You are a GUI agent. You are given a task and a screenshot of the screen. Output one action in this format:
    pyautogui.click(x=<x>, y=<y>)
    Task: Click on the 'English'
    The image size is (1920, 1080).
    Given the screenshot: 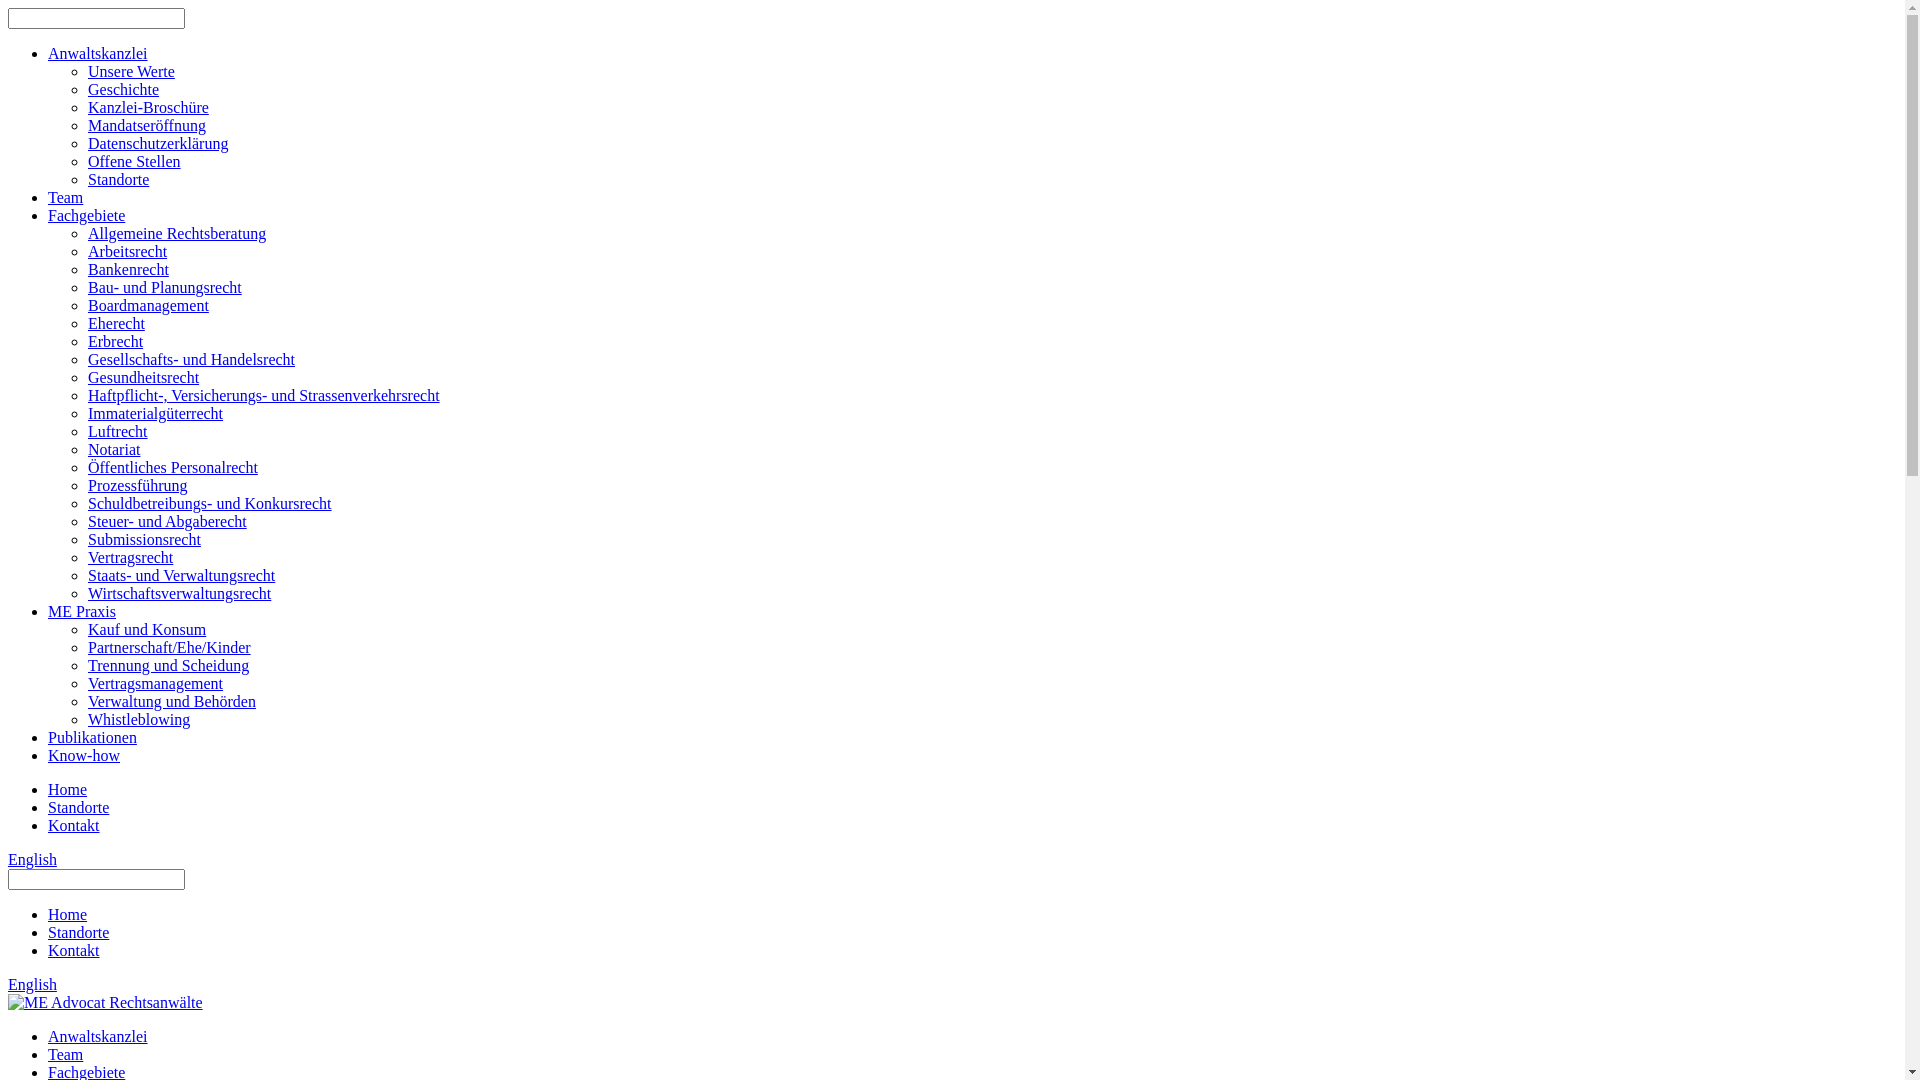 What is the action you would take?
    pyautogui.click(x=32, y=983)
    